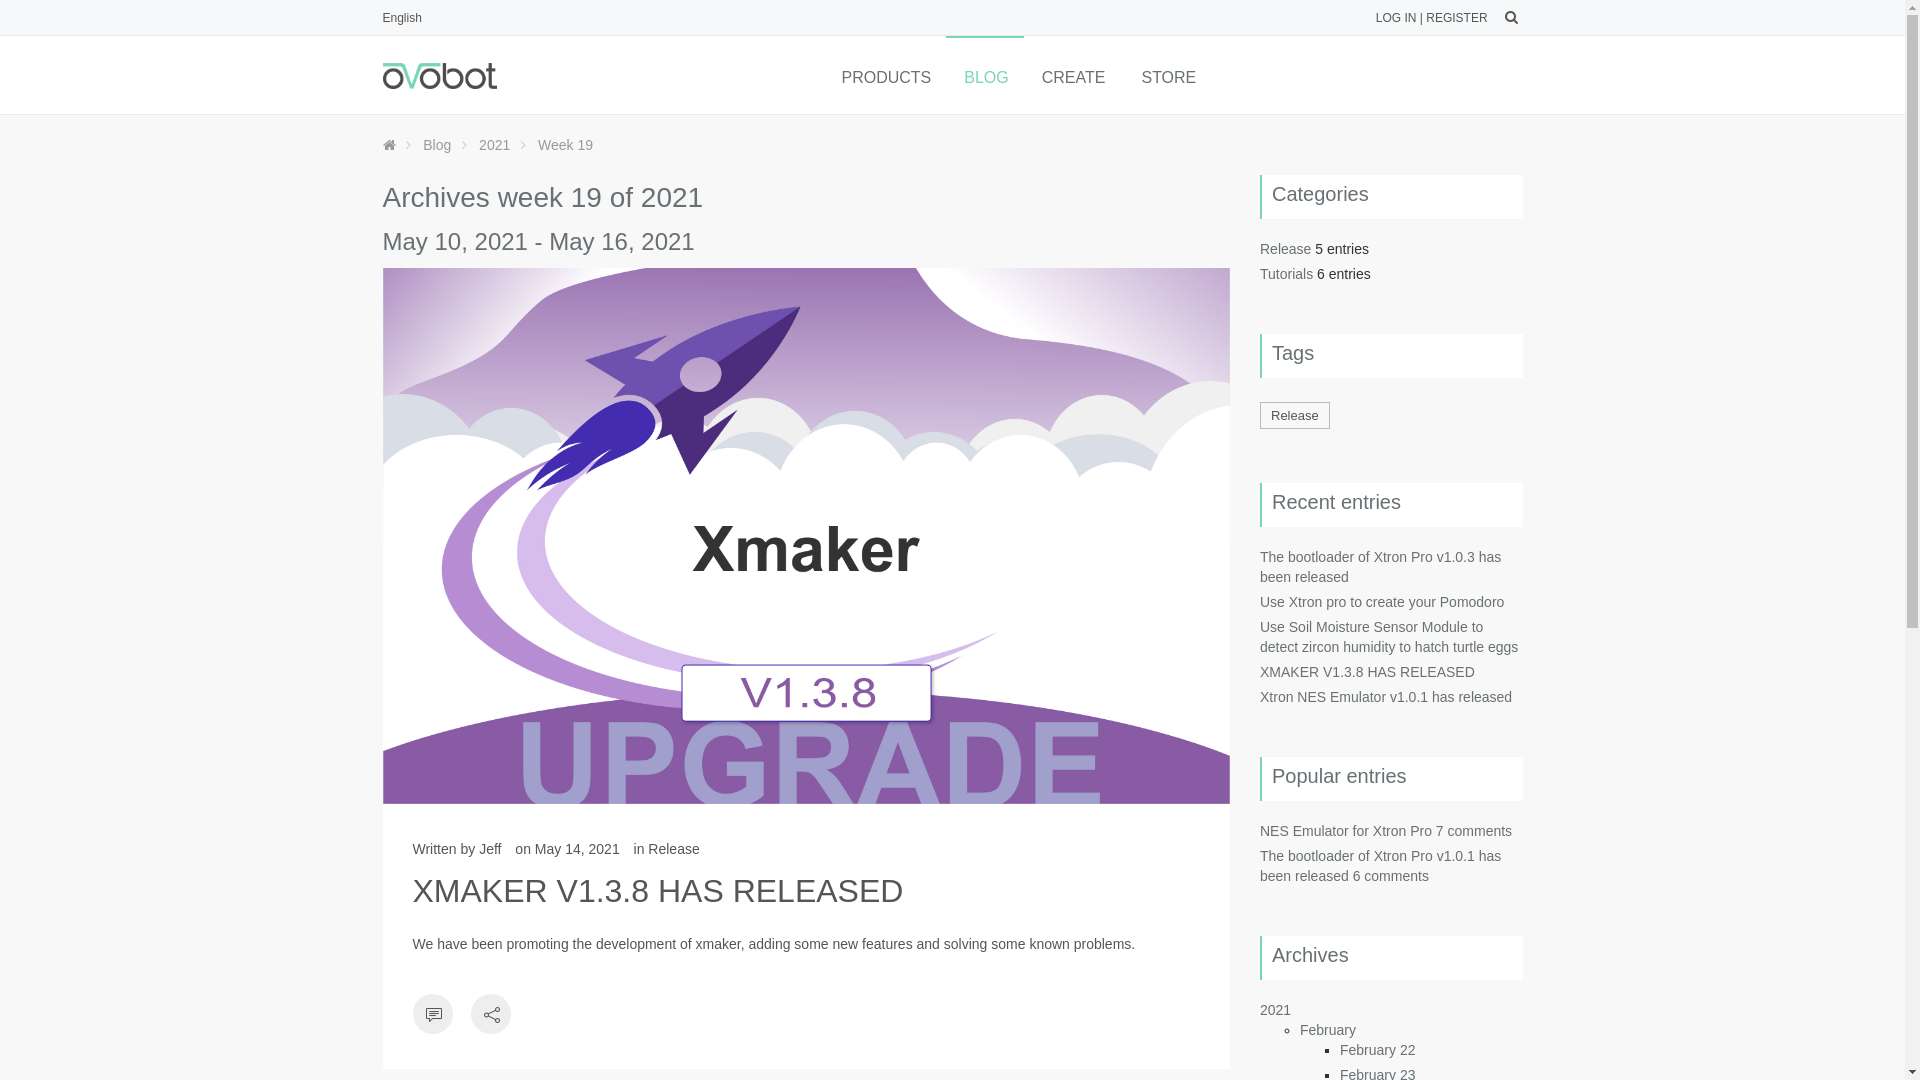 The height and width of the screenshot is (1080, 1920). What do you see at coordinates (1385, 696) in the screenshot?
I see `'Xtron NES Emulator v1.0.1 has released'` at bounding box center [1385, 696].